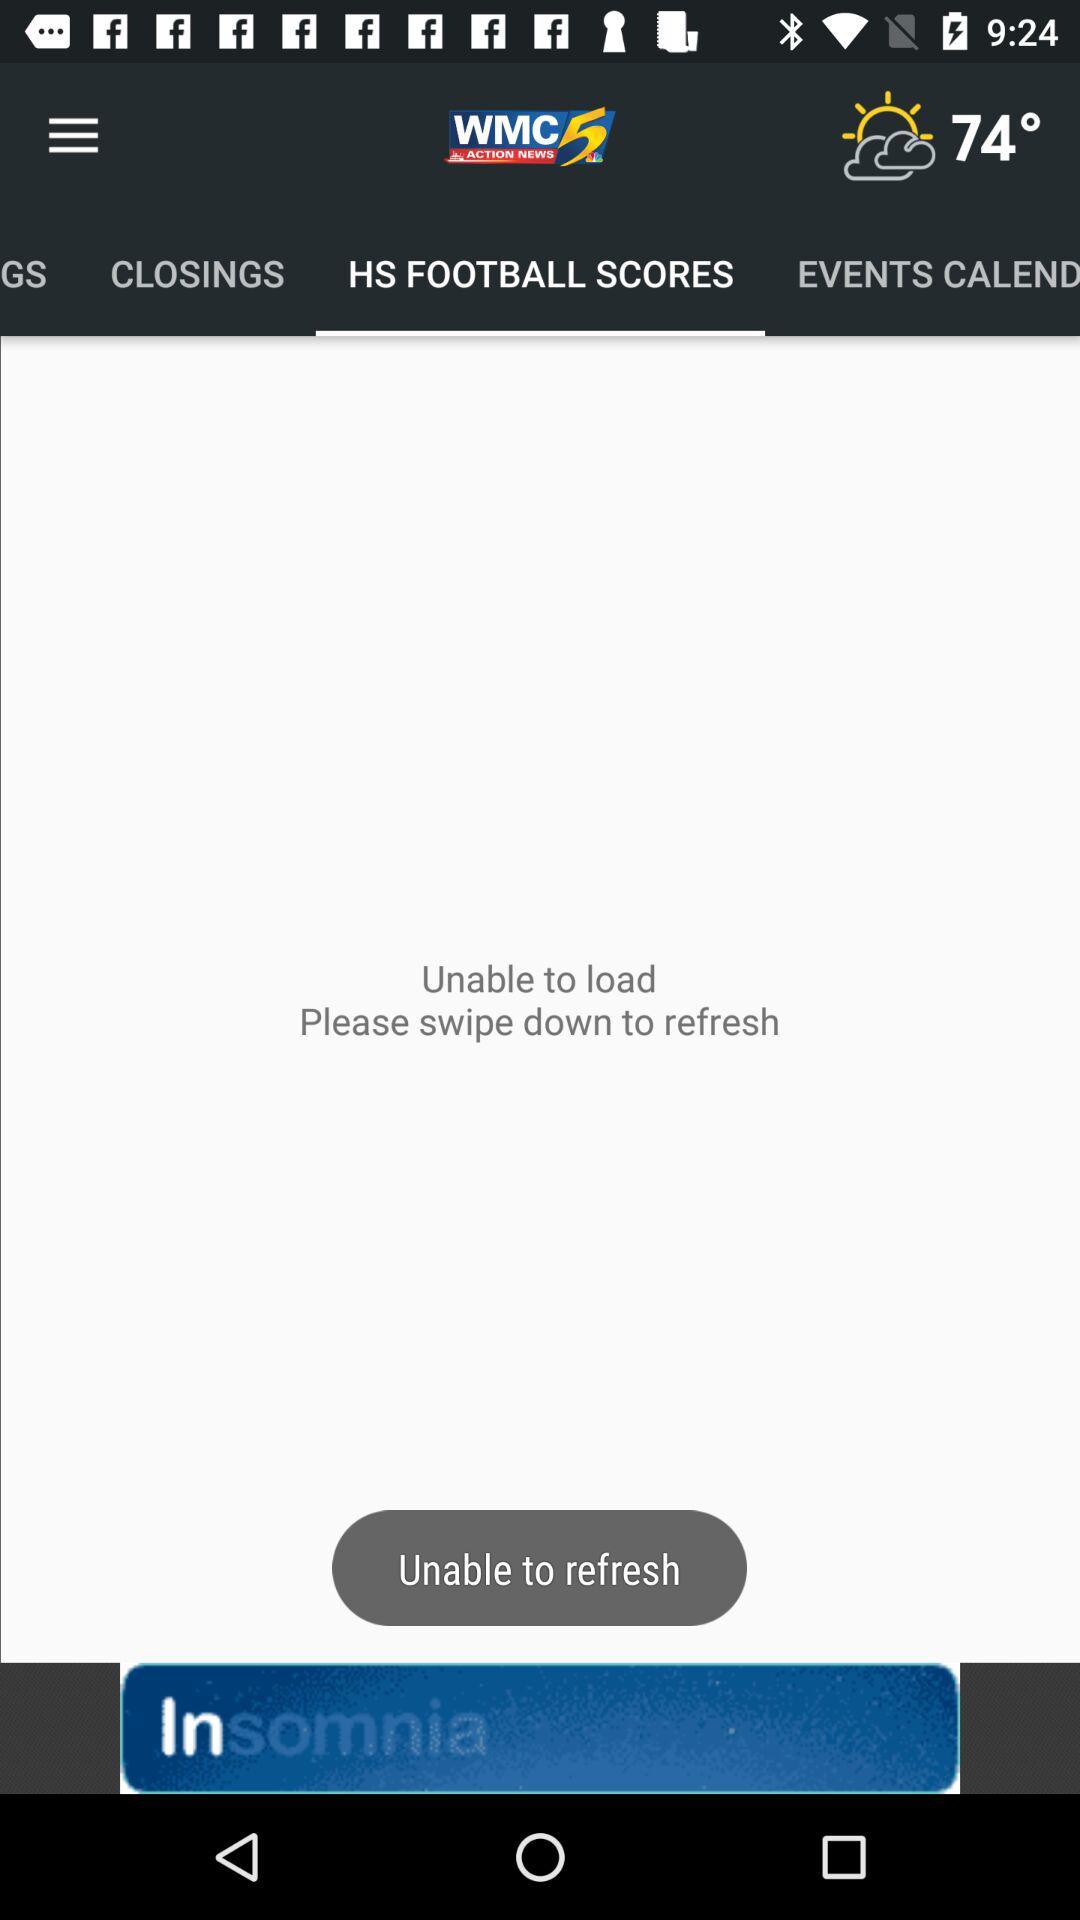  What do you see at coordinates (886, 135) in the screenshot?
I see `menu` at bounding box center [886, 135].